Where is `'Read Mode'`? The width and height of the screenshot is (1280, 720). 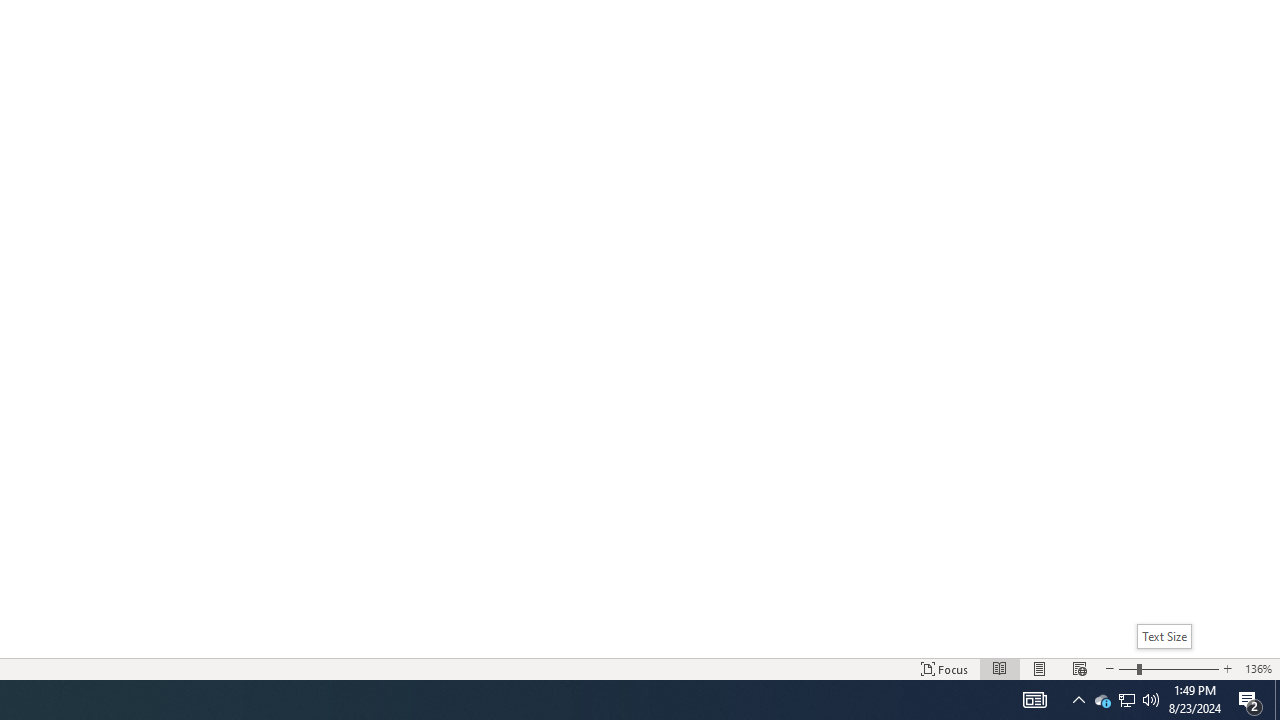
'Read Mode' is located at coordinates (1000, 669).